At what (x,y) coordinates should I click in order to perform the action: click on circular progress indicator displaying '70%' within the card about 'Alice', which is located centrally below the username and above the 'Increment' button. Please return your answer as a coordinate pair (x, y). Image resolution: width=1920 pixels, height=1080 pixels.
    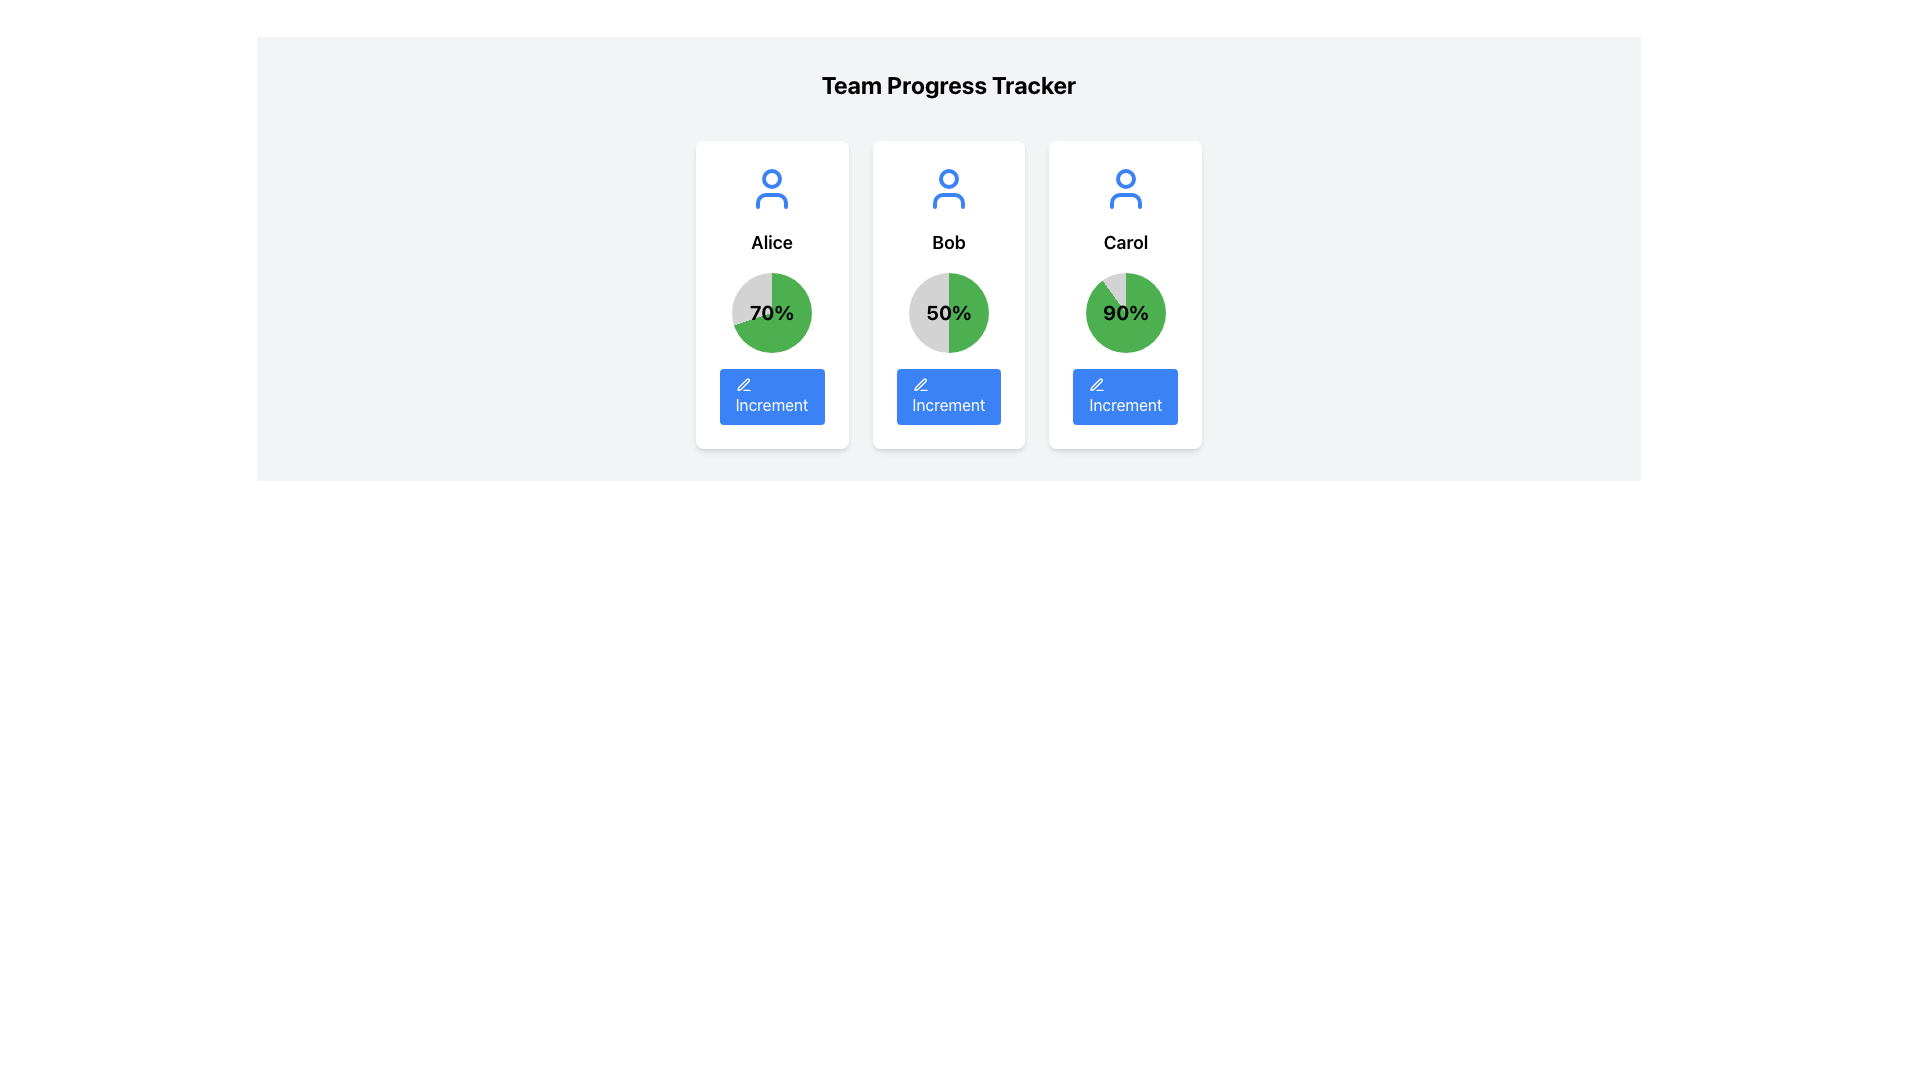
    Looking at the image, I should click on (771, 312).